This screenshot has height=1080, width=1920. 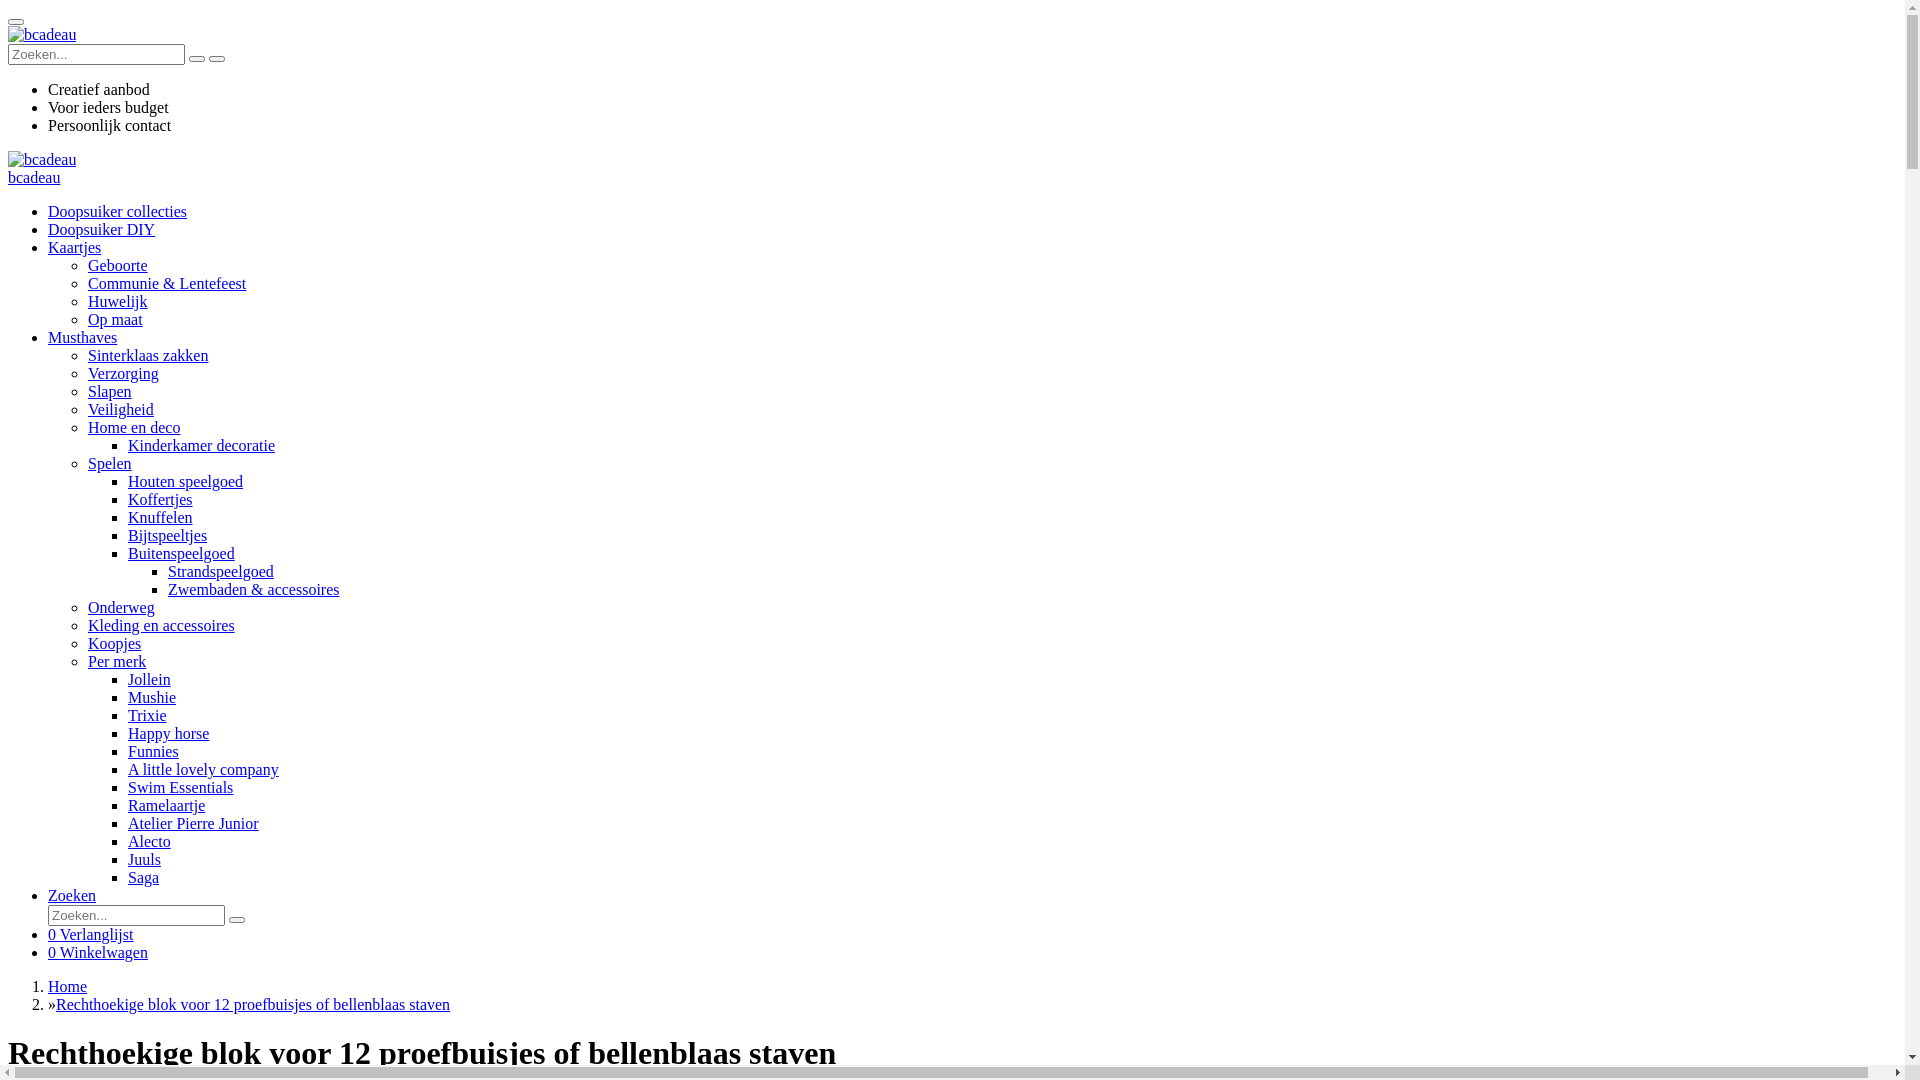 I want to click on 'Slapen', so click(x=109, y=391).